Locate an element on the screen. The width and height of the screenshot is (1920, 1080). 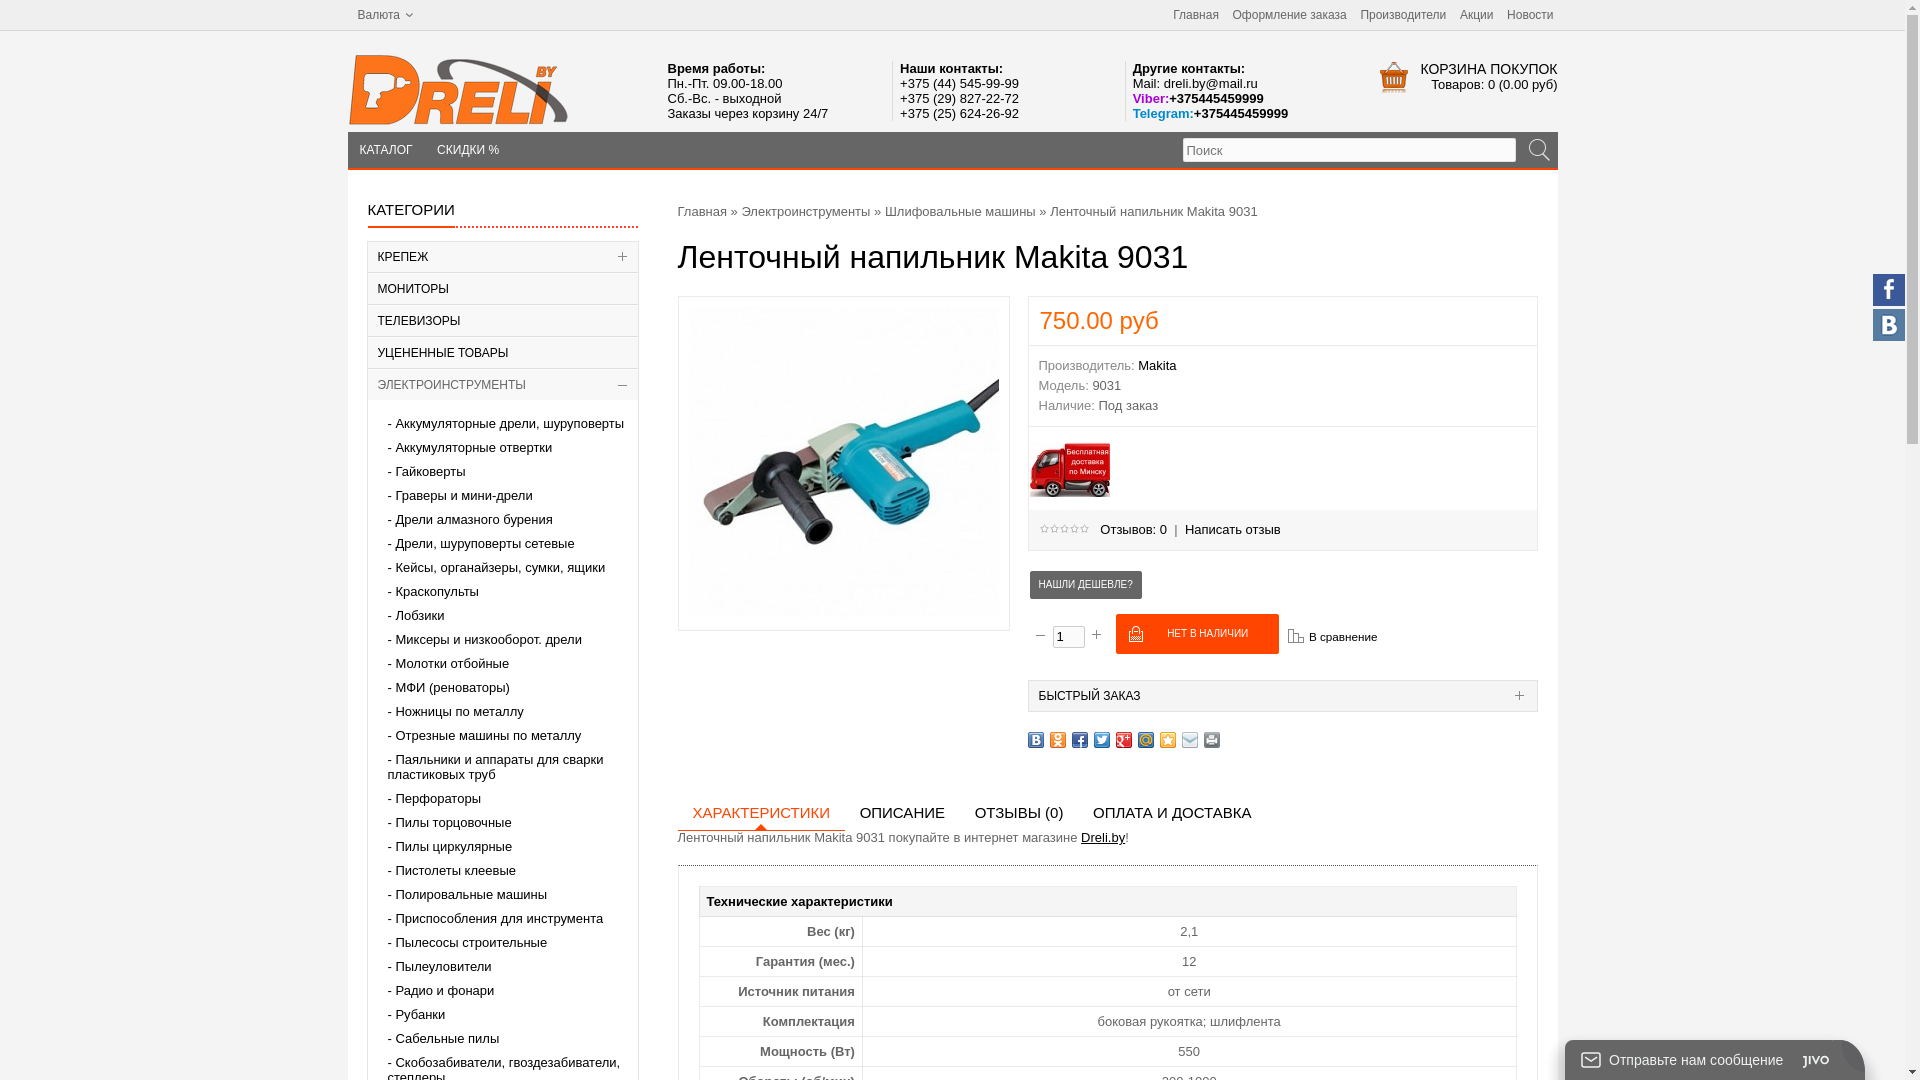
'+375 (29) 827-22-72' is located at coordinates (899, 98).